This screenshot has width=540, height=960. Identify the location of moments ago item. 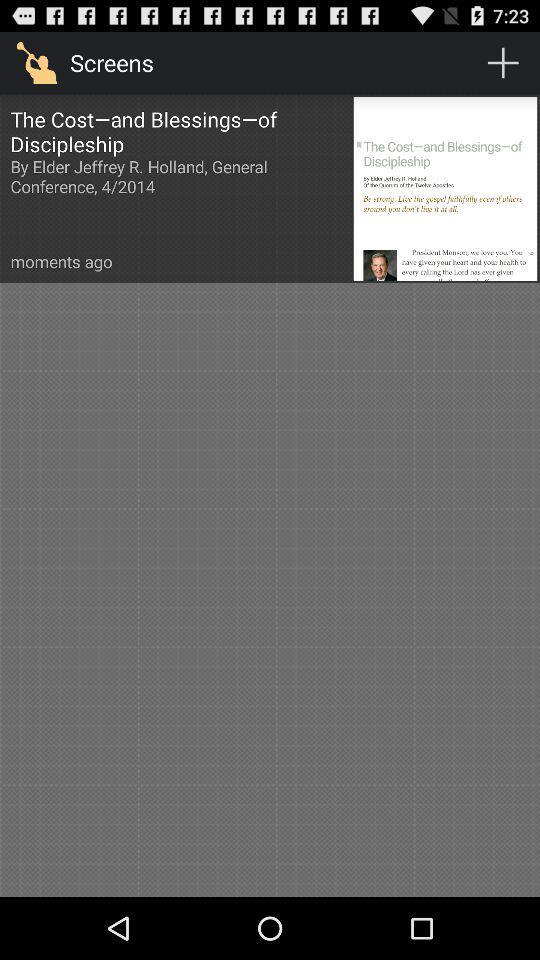
(61, 260).